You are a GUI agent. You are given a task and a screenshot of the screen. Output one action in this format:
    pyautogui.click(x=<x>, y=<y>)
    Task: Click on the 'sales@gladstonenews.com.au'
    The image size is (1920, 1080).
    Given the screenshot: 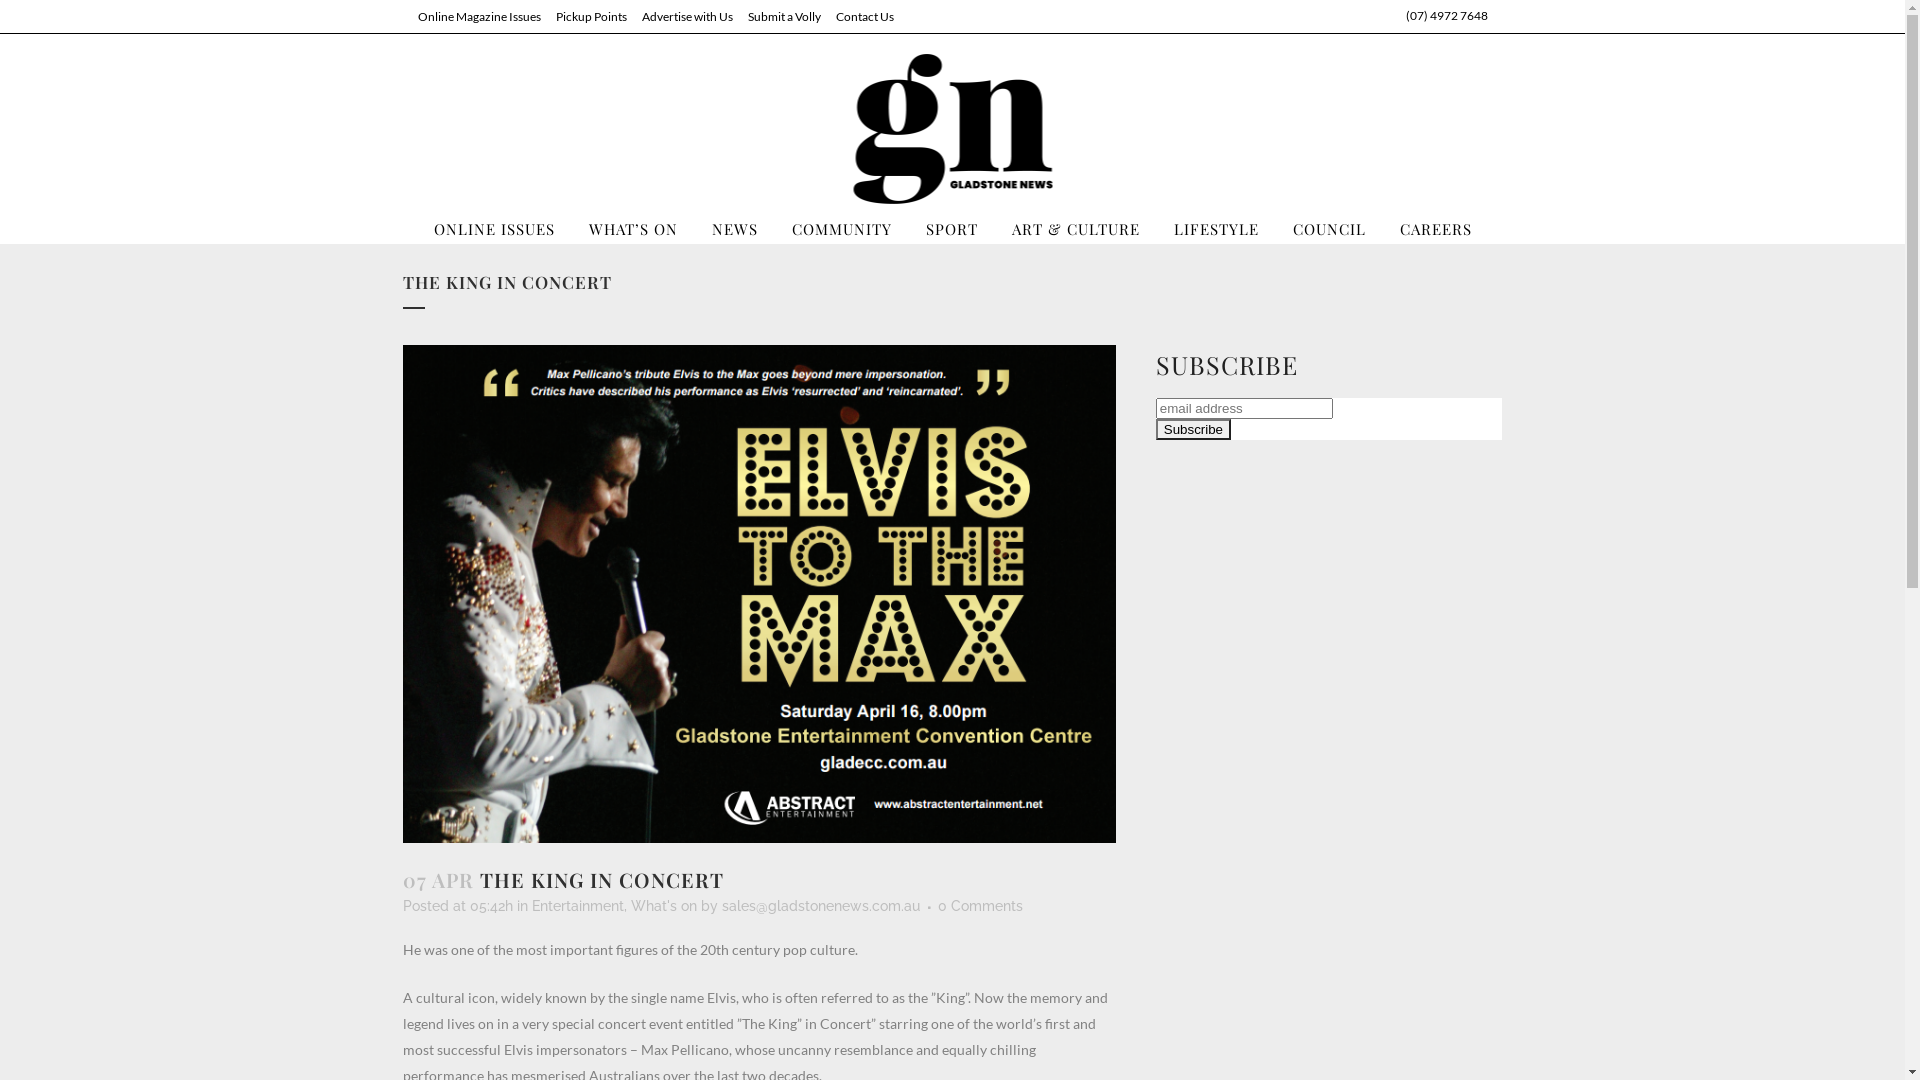 What is the action you would take?
    pyautogui.click(x=820, y=906)
    